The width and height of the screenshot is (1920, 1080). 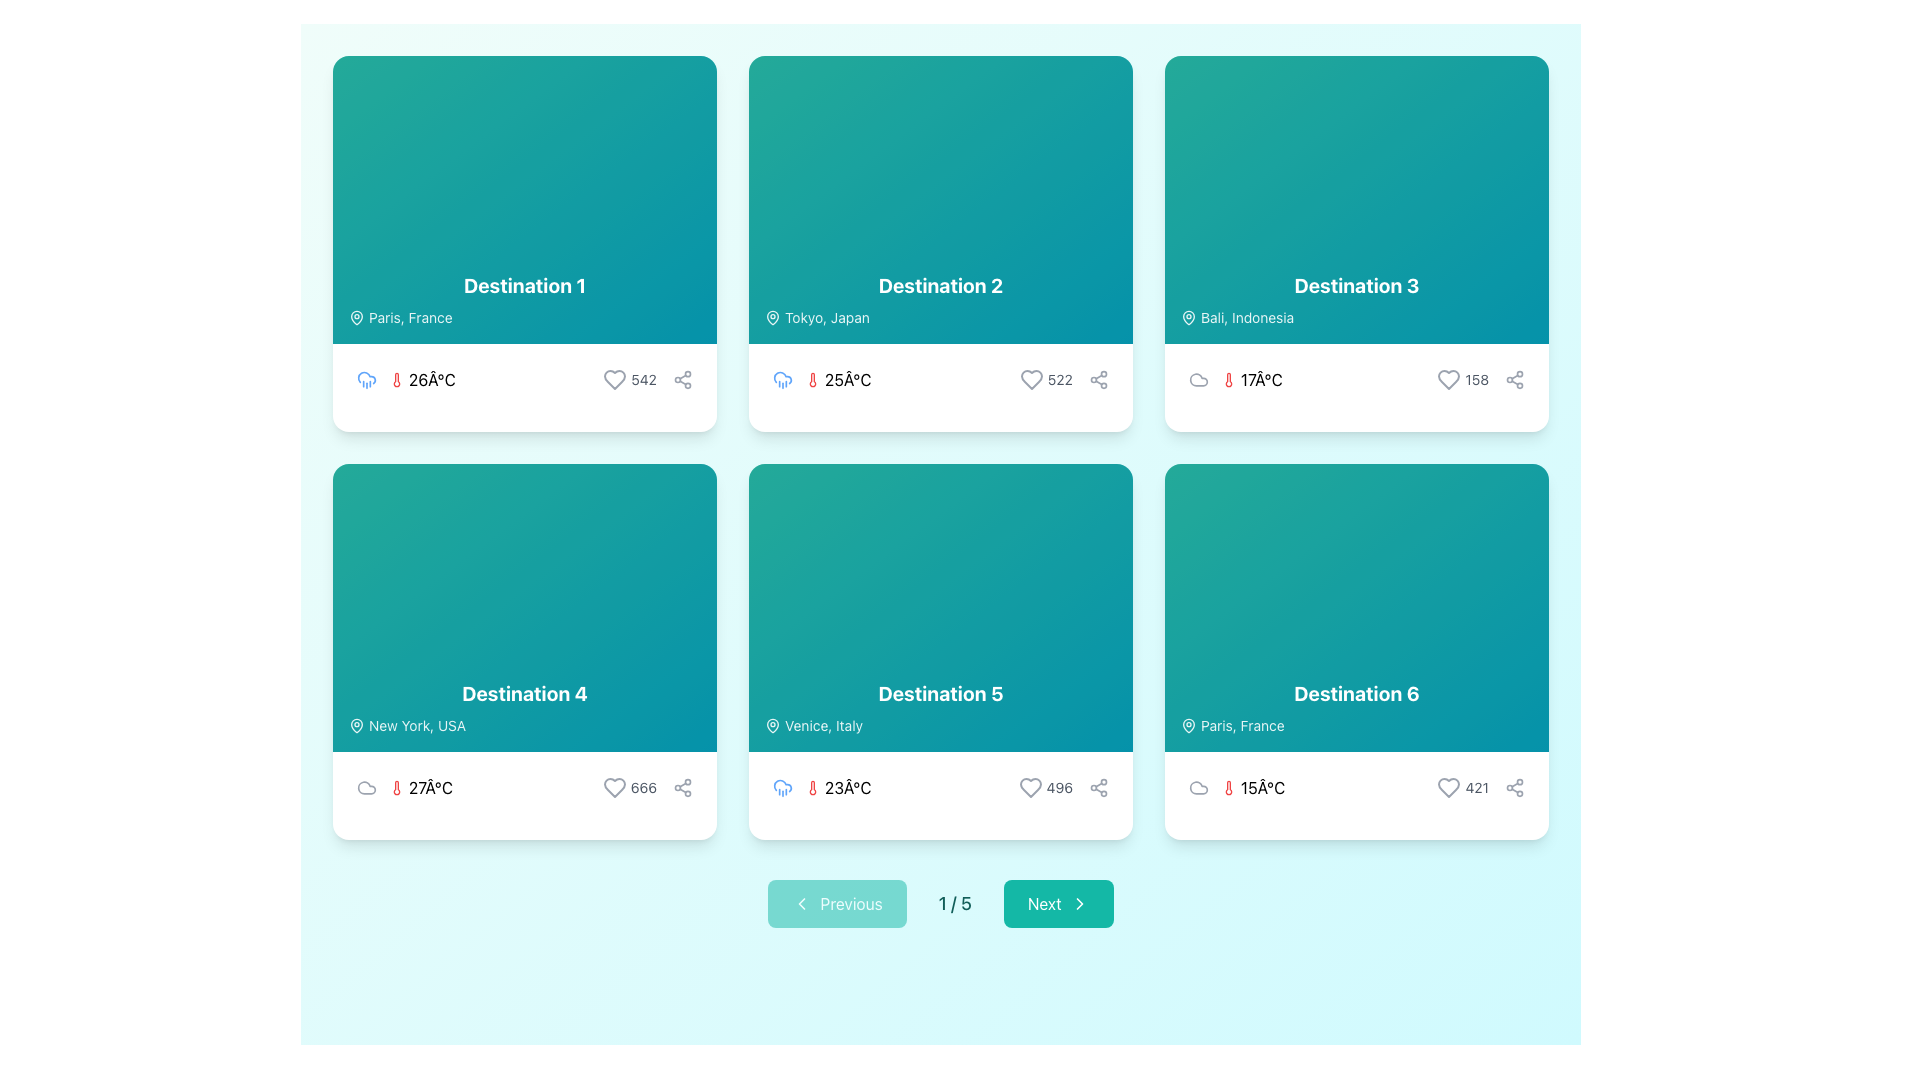 I want to click on the geographical location icon located to the left of the text 'New York, USA' in the fourth card of the second row in the grid layout, so click(x=356, y=725).